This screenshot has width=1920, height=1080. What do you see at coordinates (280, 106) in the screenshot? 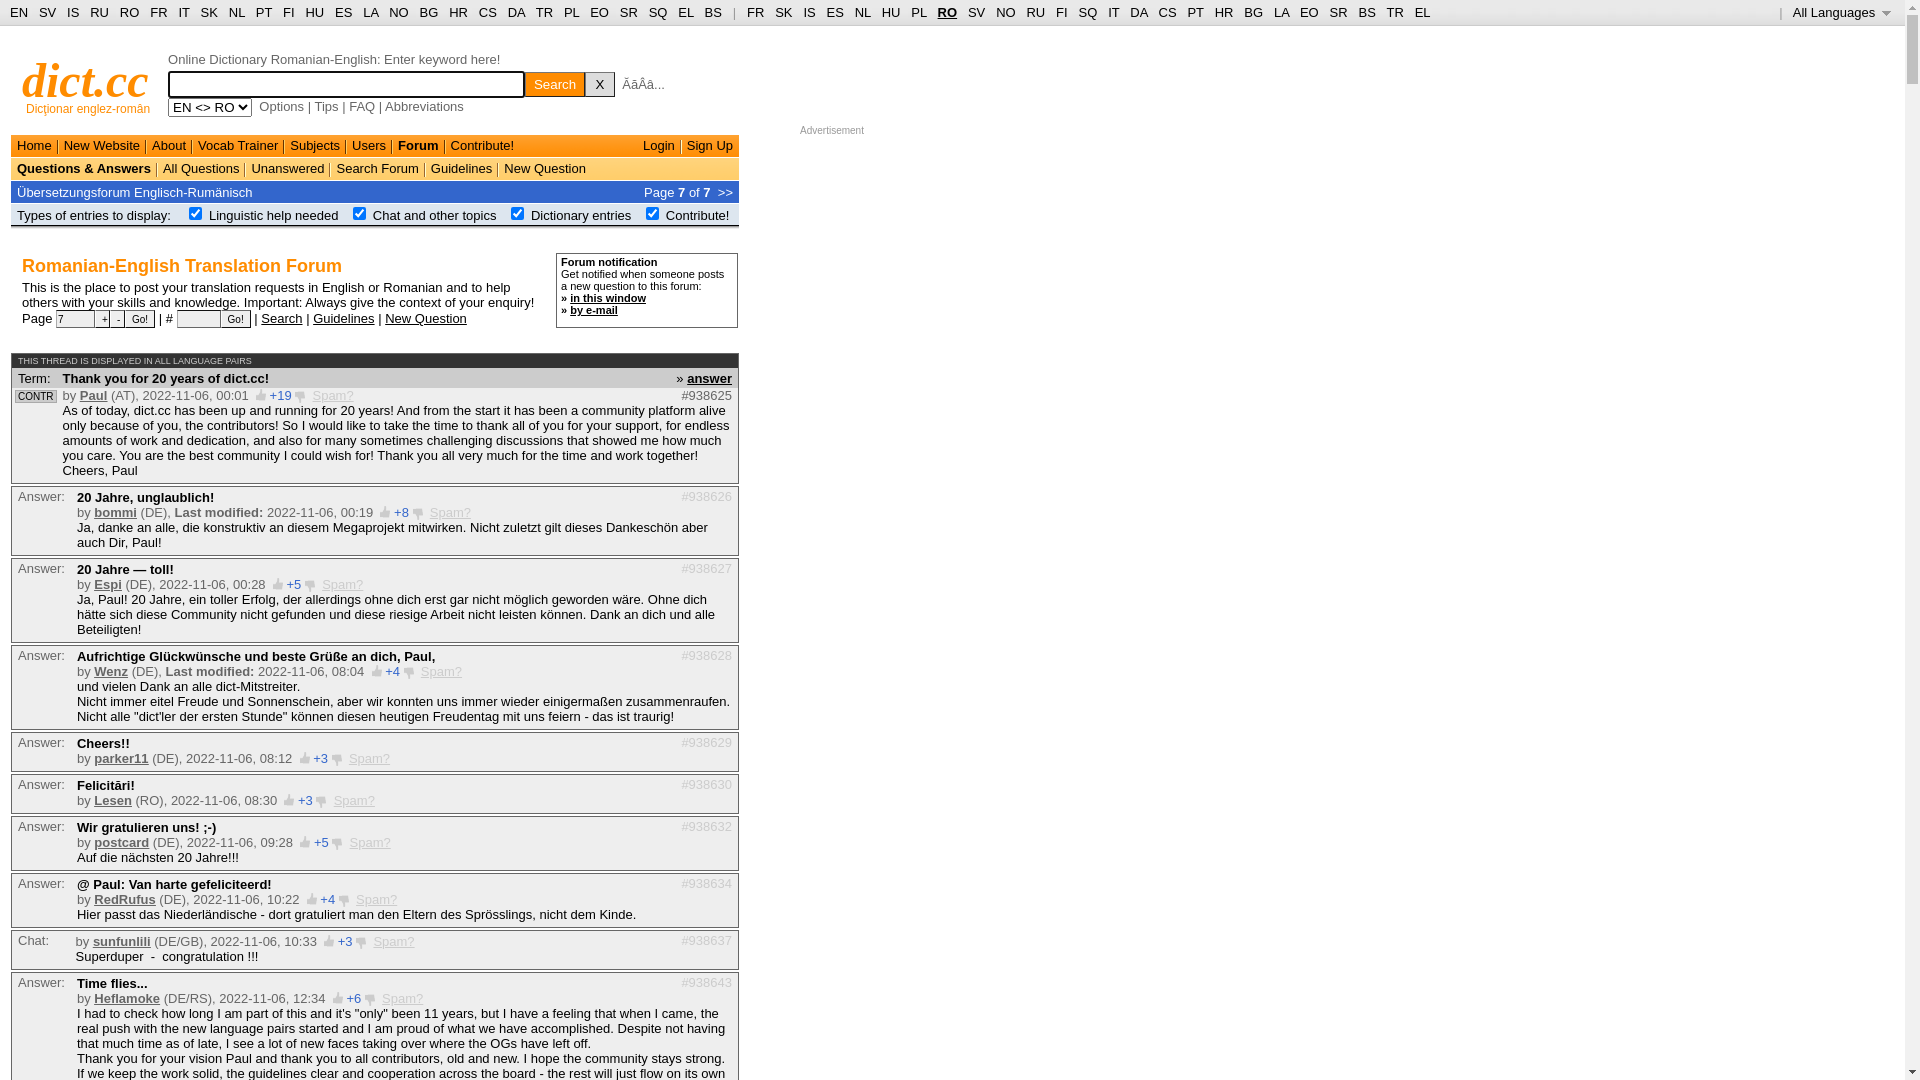
I see `'Options'` at bounding box center [280, 106].